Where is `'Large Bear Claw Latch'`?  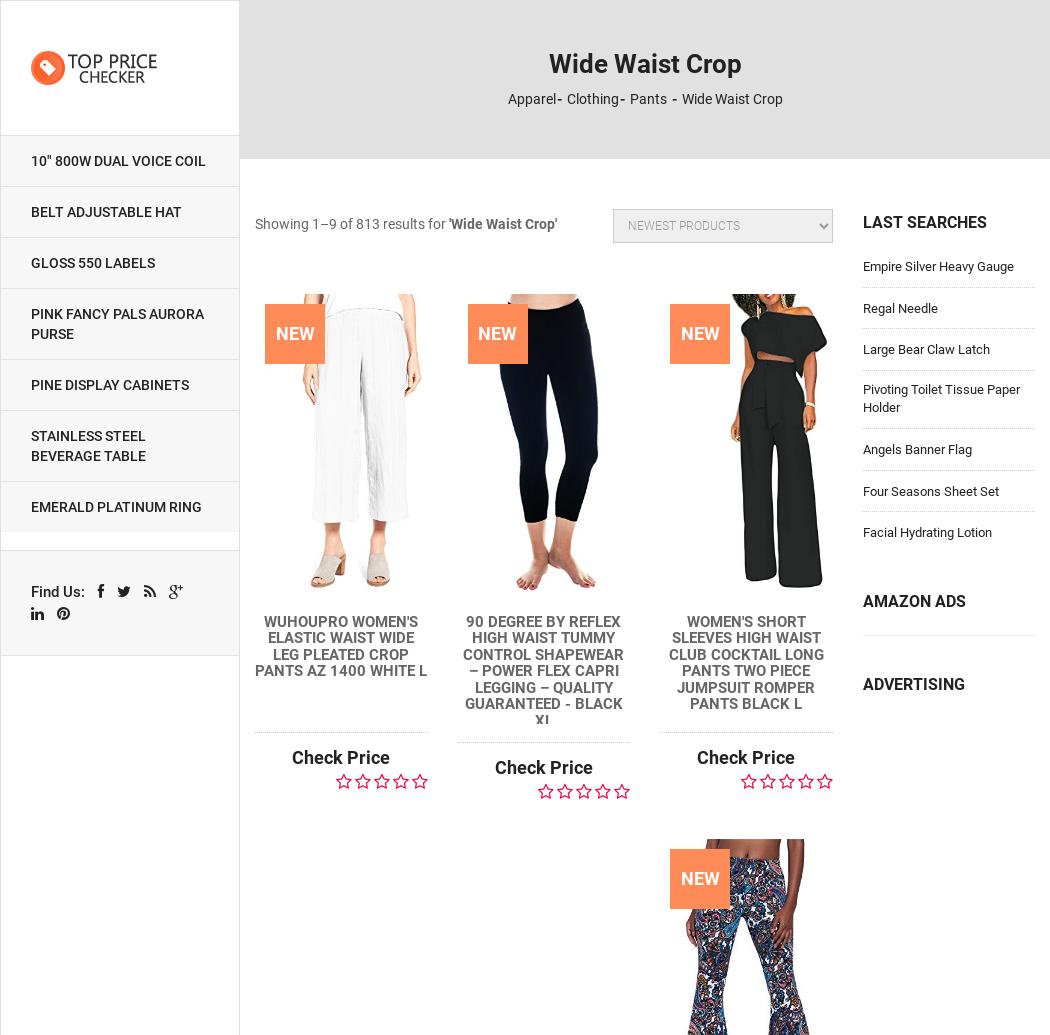
'Large Bear Claw Latch' is located at coordinates (925, 349).